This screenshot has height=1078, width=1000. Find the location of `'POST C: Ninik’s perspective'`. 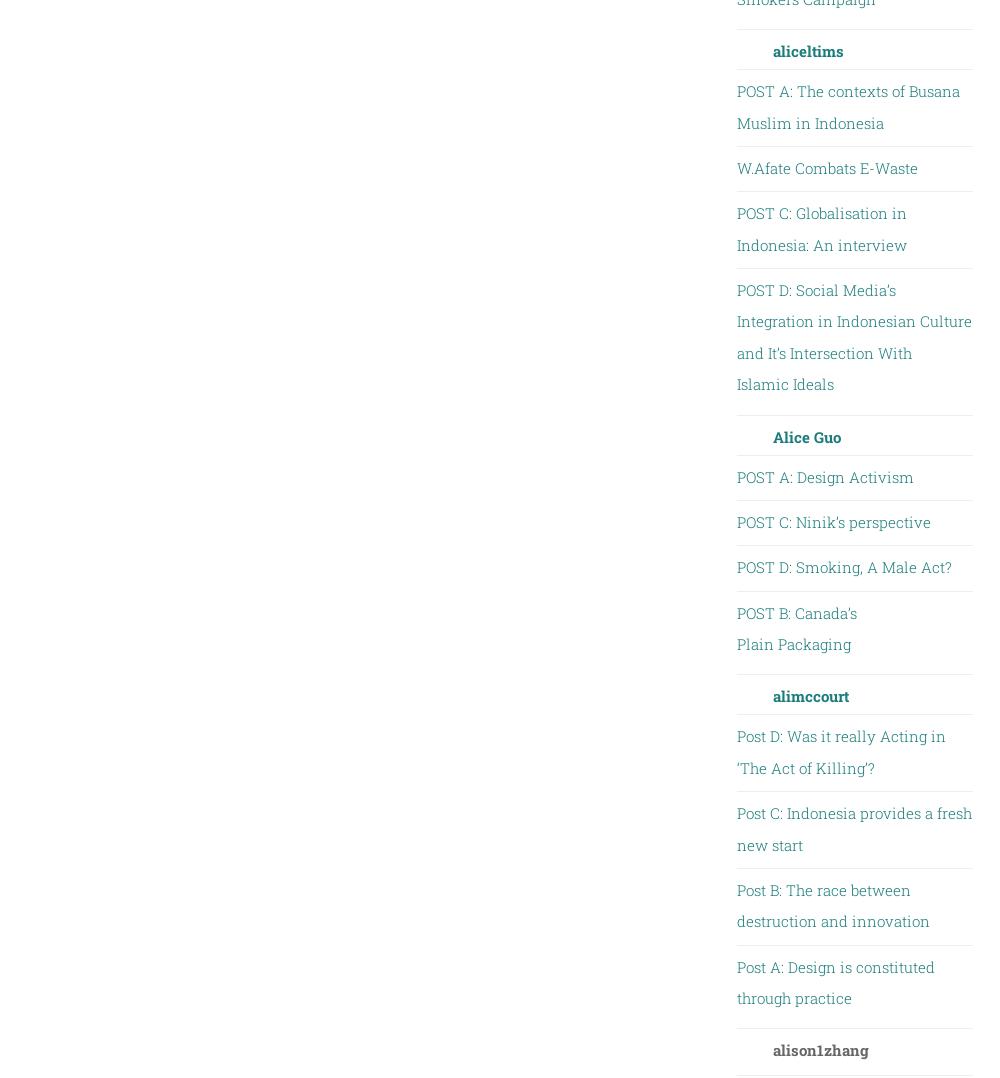

'POST C: Ninik’s perspective' is located at coordinates (832, 520).